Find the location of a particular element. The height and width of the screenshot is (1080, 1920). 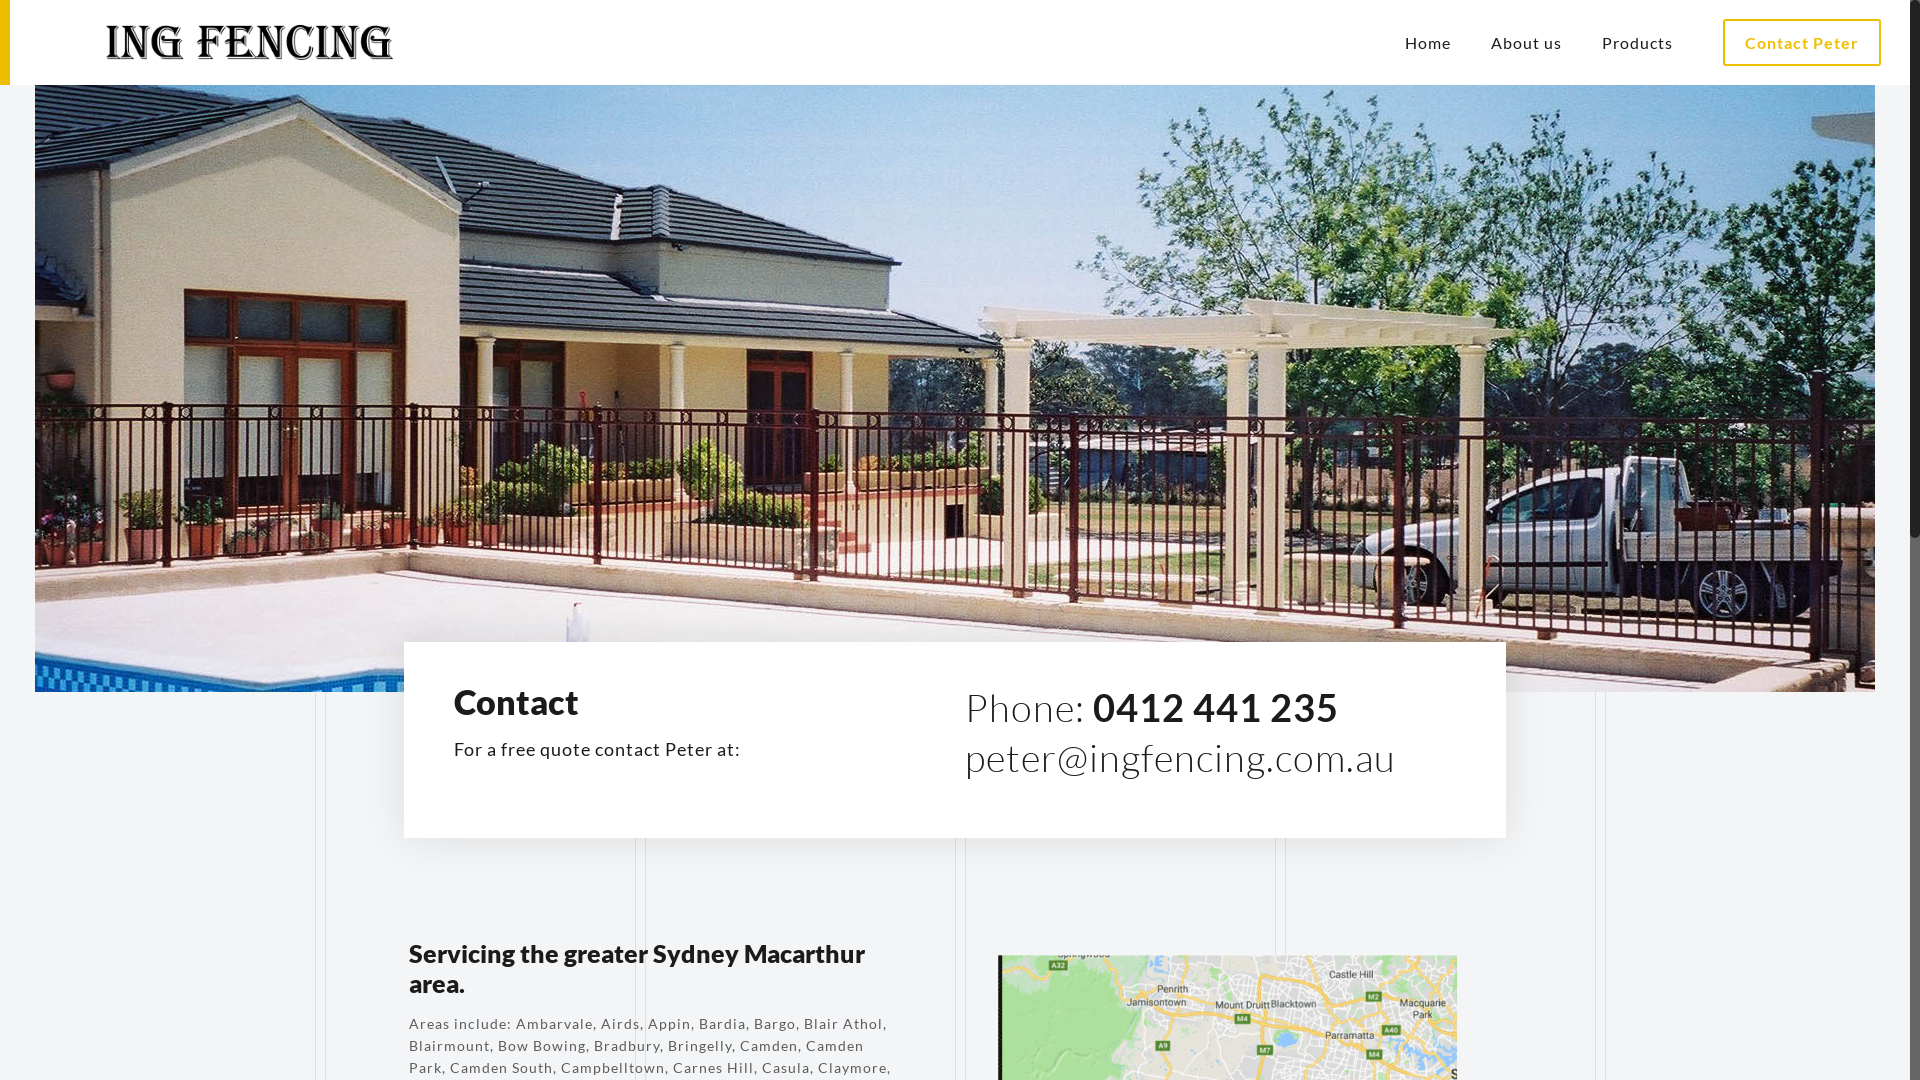

'ING Fencing' is located at coordinates (222, 42).